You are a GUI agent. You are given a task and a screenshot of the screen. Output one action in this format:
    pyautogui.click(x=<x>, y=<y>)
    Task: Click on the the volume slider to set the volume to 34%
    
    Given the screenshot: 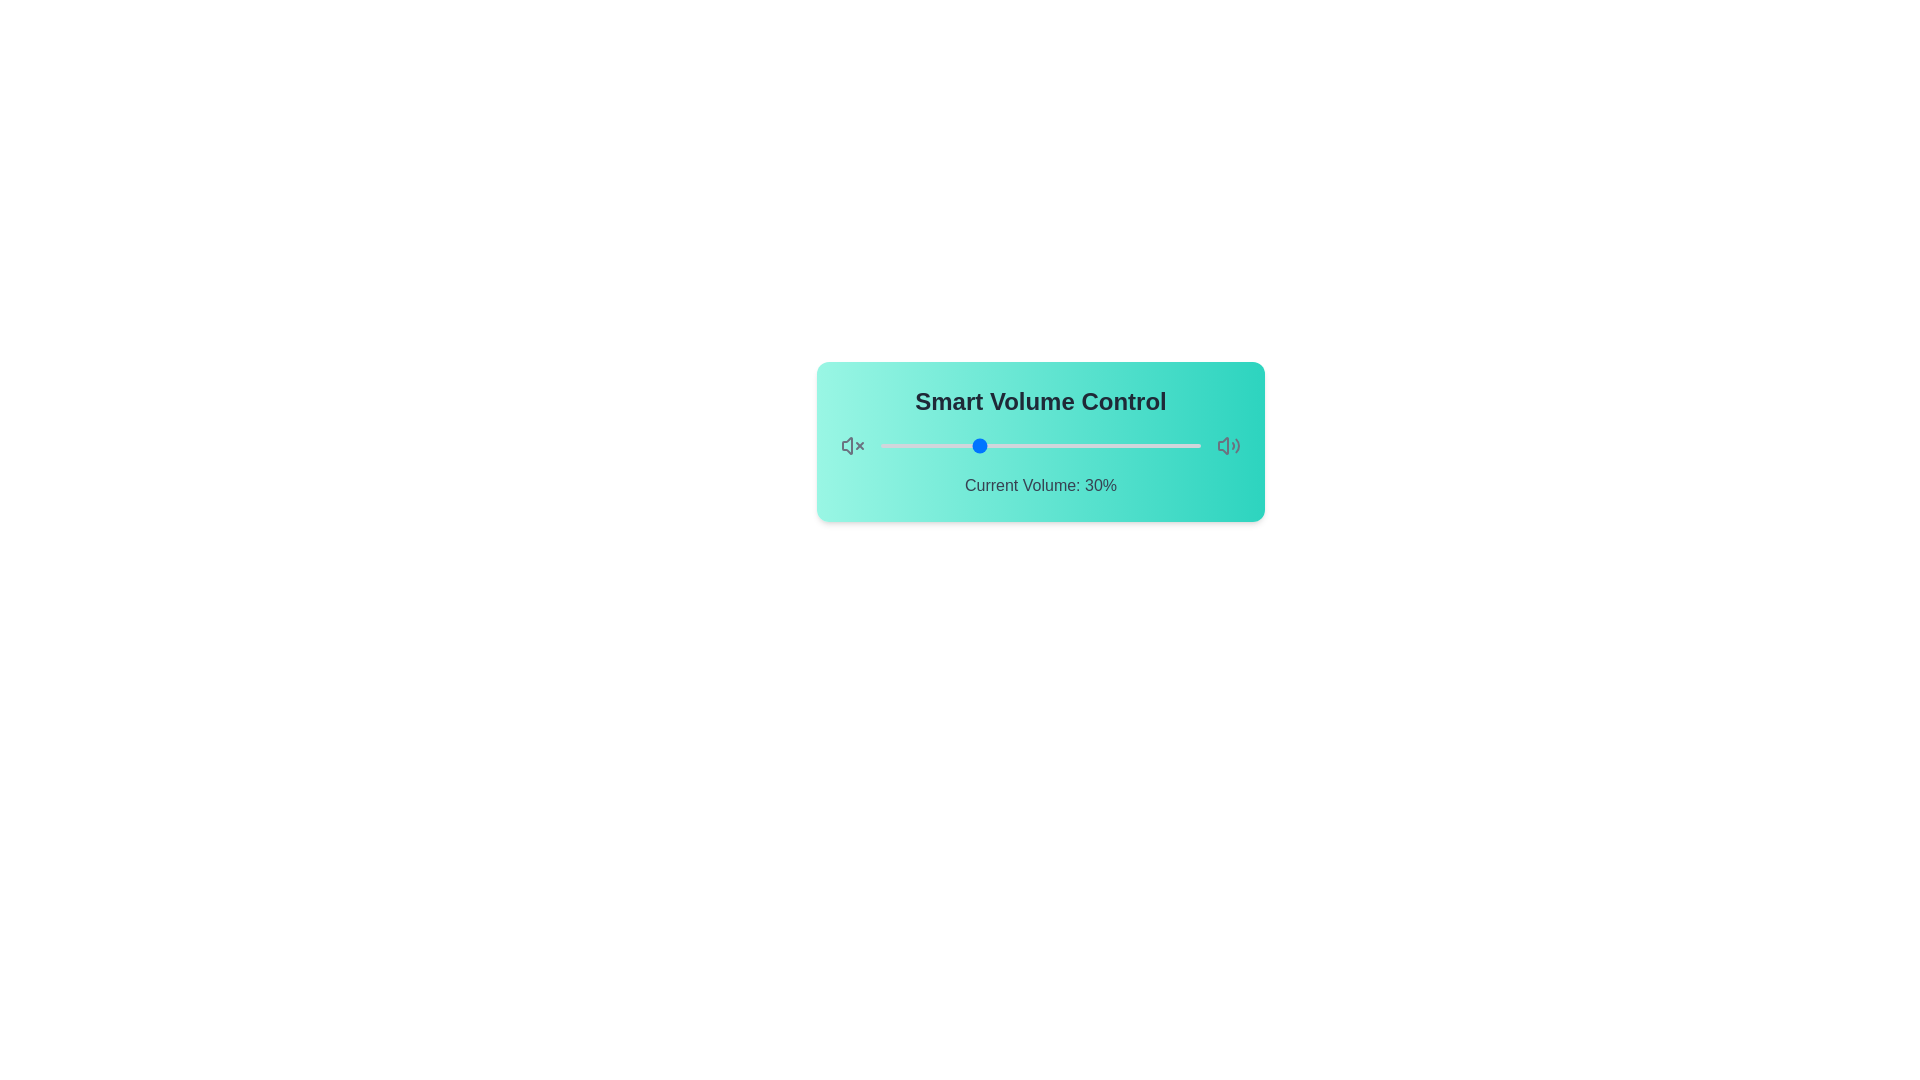 What is the action you would take?
    pyautogui.click(x=989, y=445)
    